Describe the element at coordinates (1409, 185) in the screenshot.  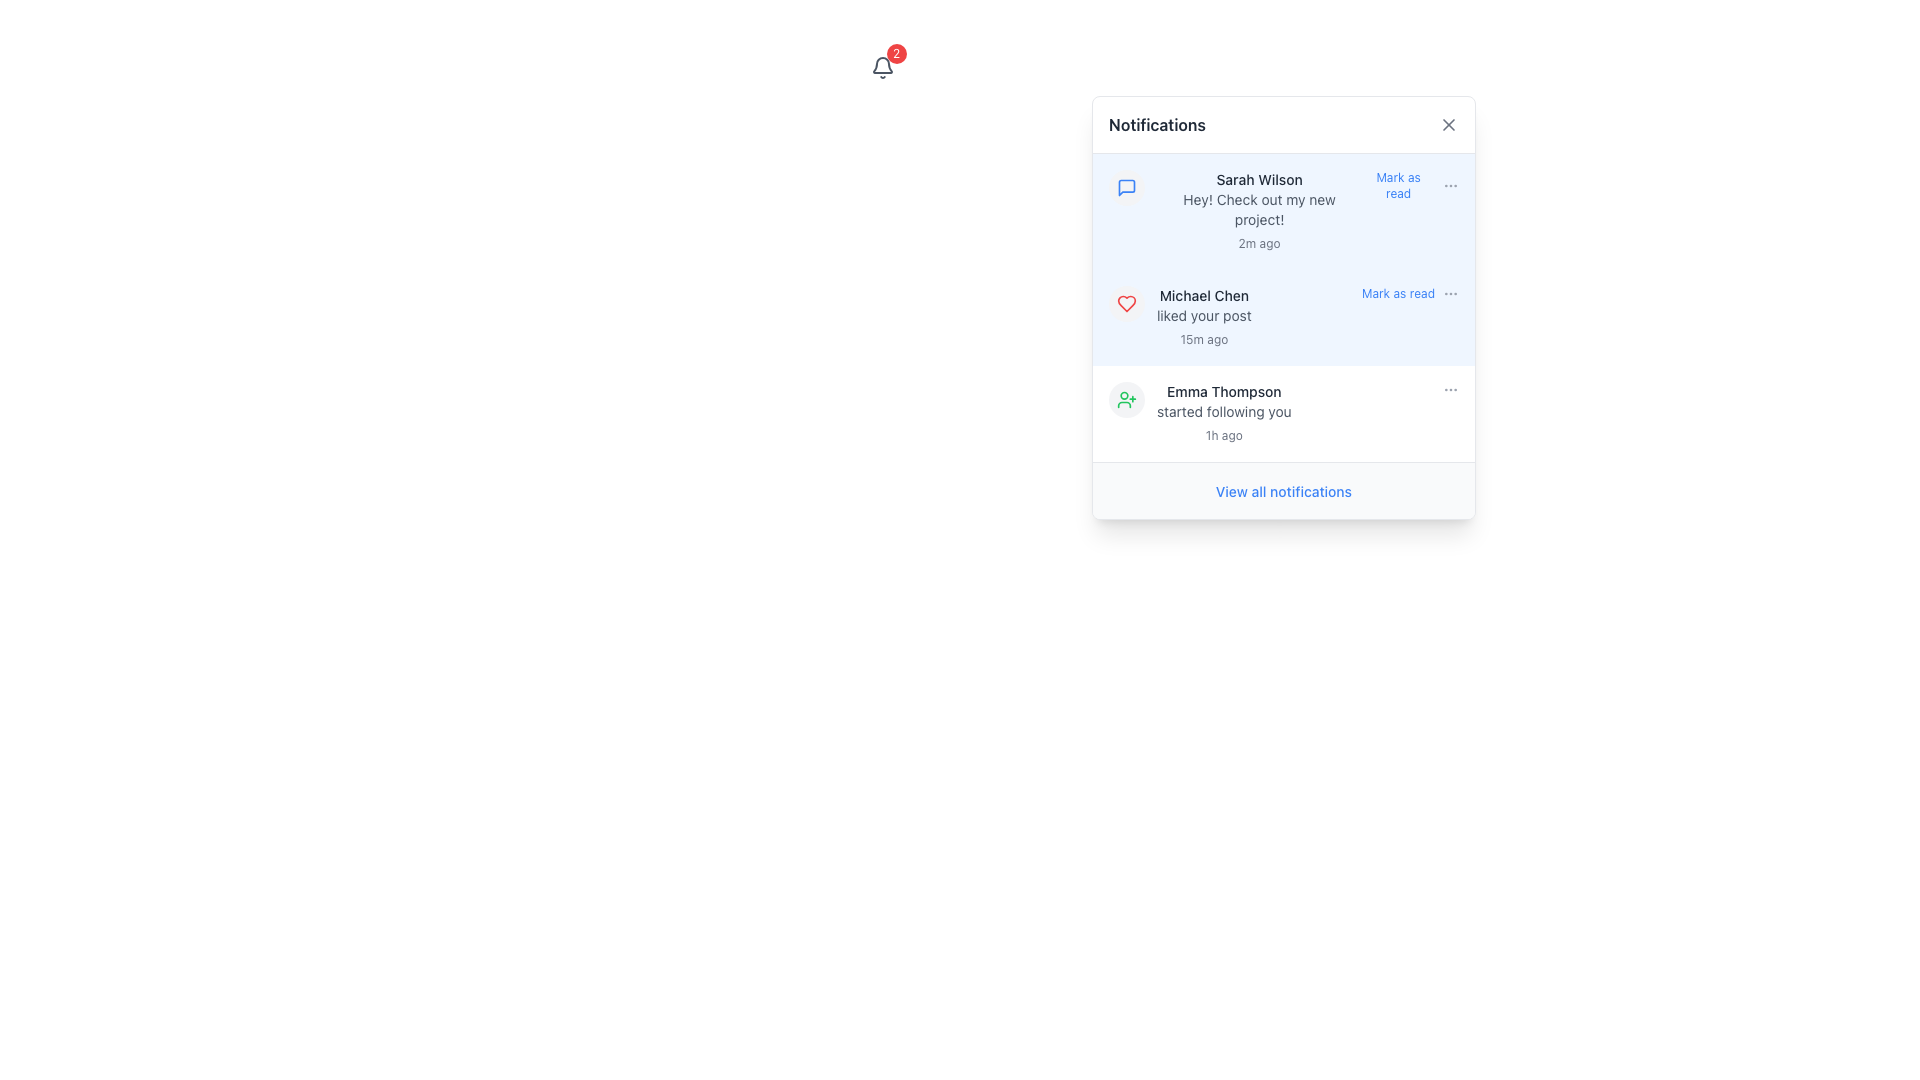
I see `the 'Mark as read' text-based interactive button located in the notification section` at that location.